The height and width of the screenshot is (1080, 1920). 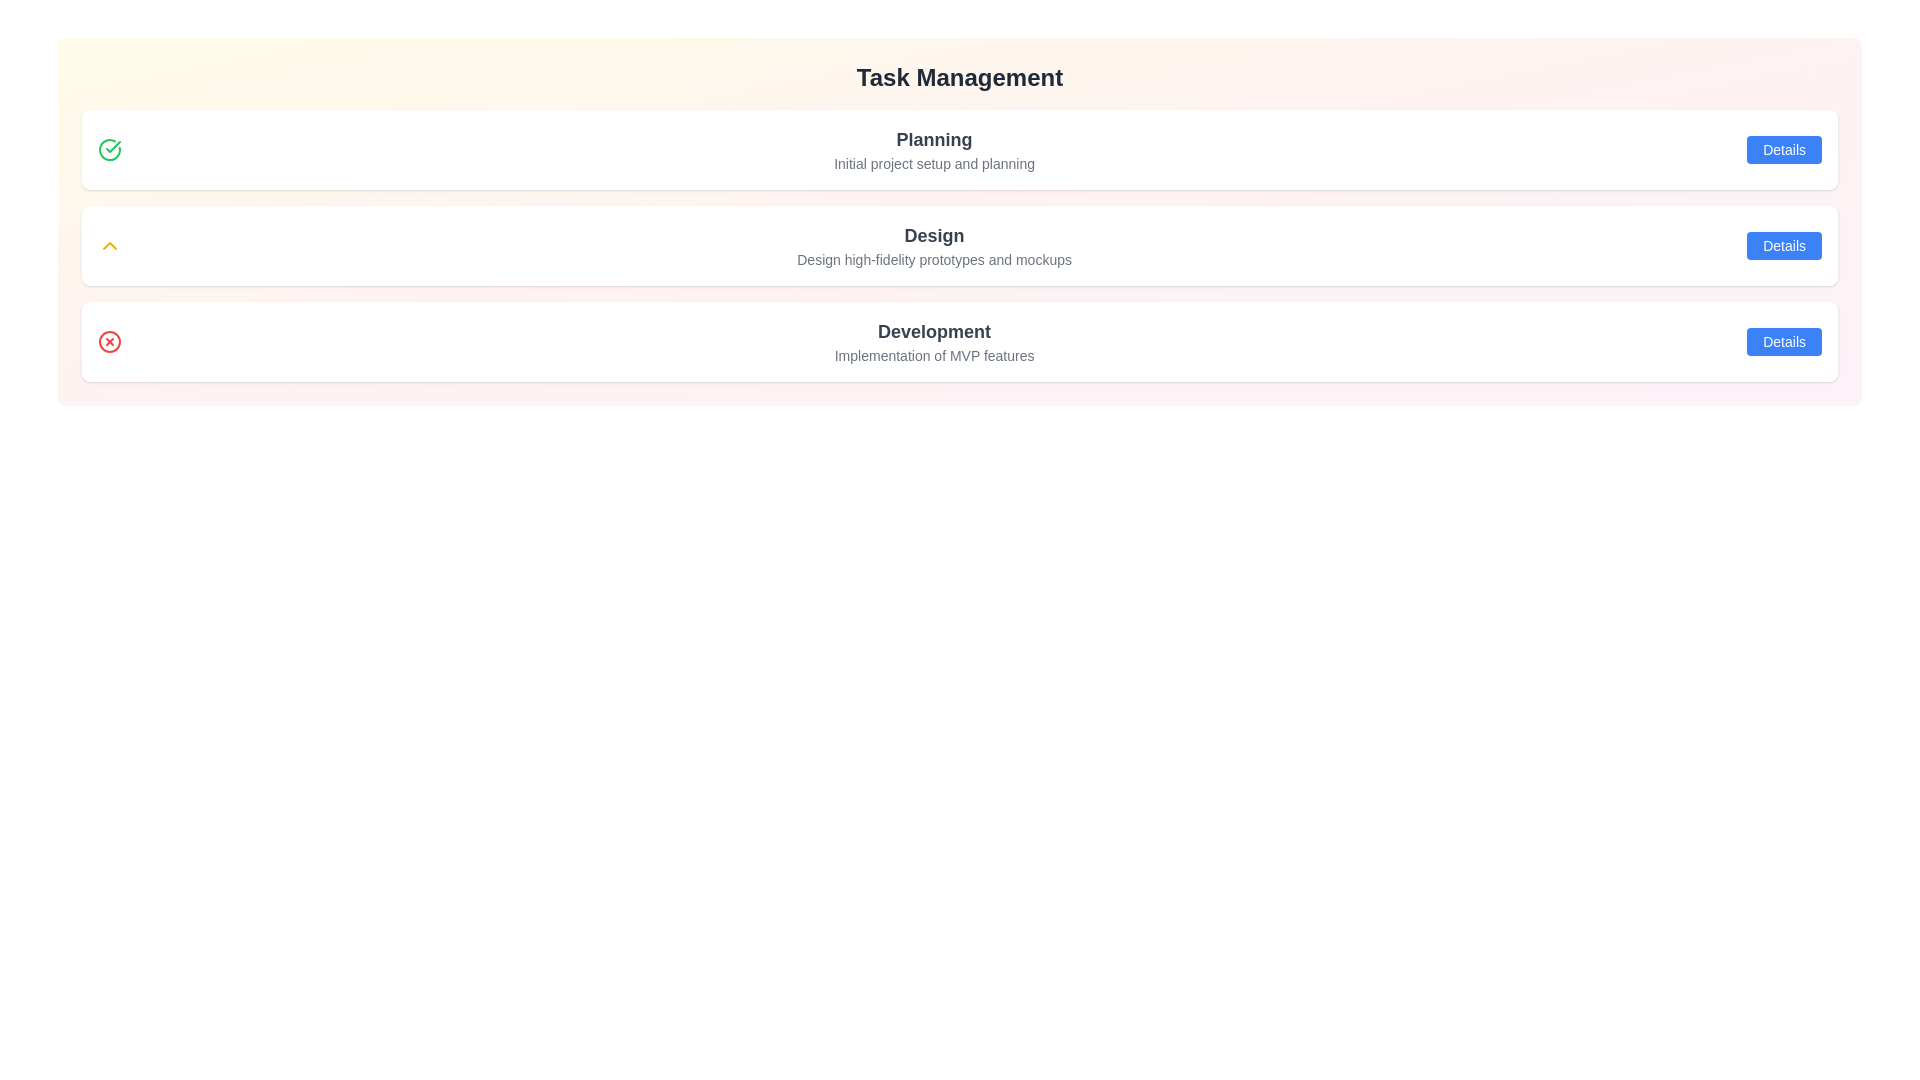 What do you see at coordinates (109, 149) in the screenshot?
I see `the icon associated with the task Planning to view its tooltip` at bounding box center [109, 149].